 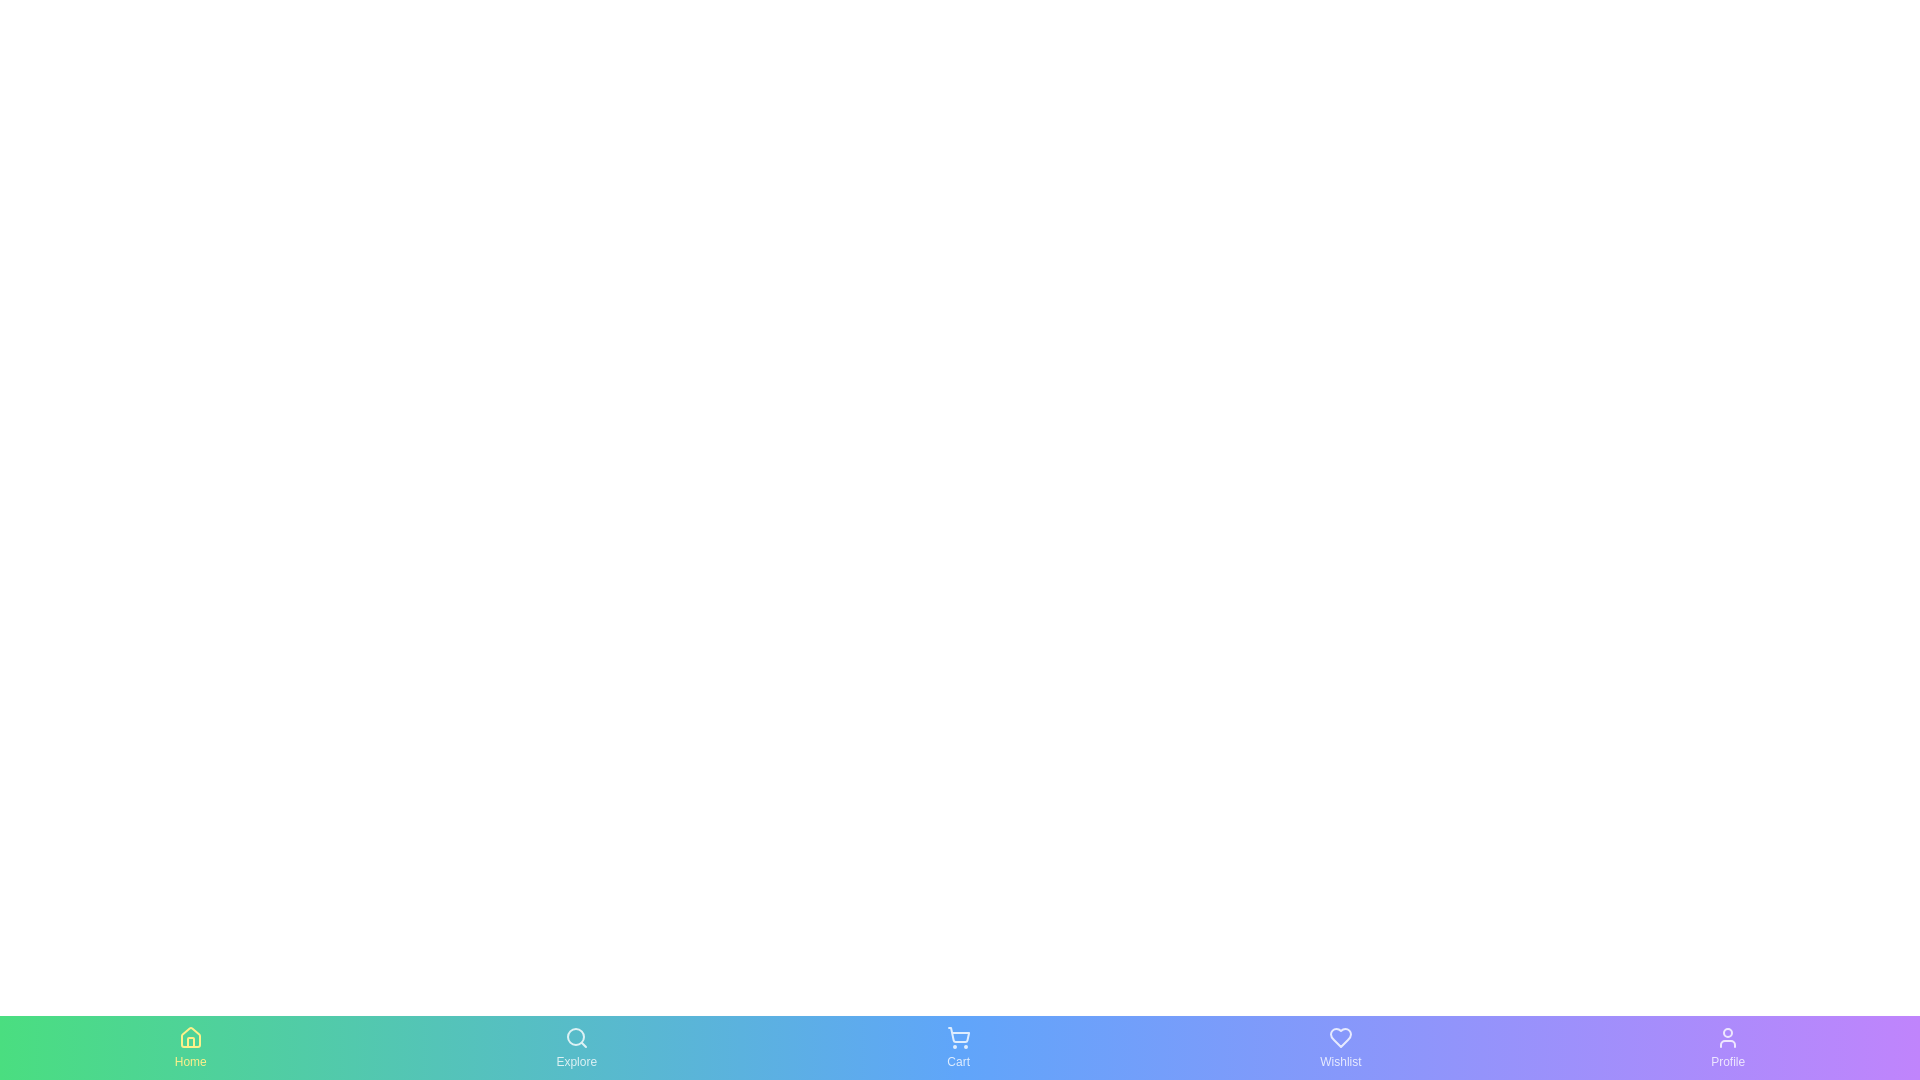 What do you see at coordinates (190, 1047) in the screenshot?
I see `the Home navigation icon to trigger navigation` at bounding box center [190, 1047].